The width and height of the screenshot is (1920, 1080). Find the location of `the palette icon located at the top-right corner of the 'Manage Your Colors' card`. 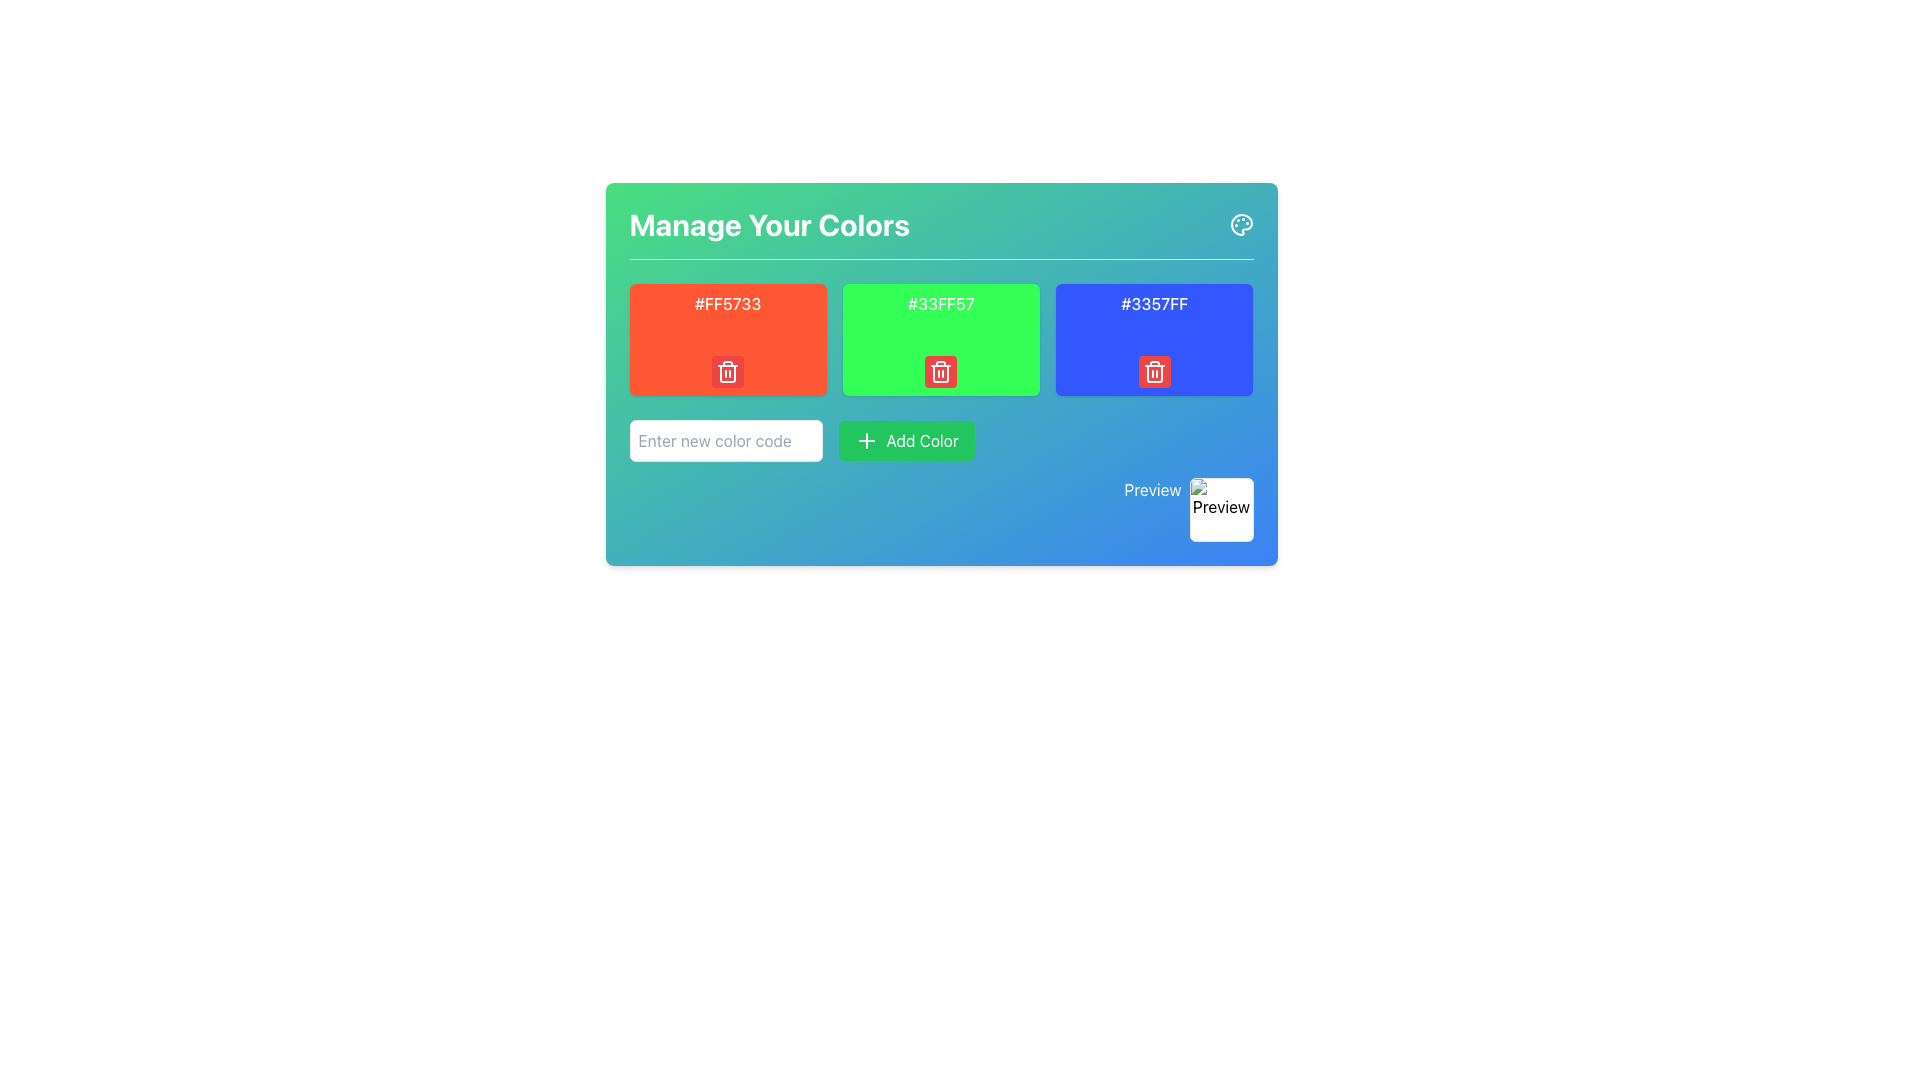

the palette icon located at the top-right corner of the 'Manage Your Colors' card is located at coordinates (1240, 224).